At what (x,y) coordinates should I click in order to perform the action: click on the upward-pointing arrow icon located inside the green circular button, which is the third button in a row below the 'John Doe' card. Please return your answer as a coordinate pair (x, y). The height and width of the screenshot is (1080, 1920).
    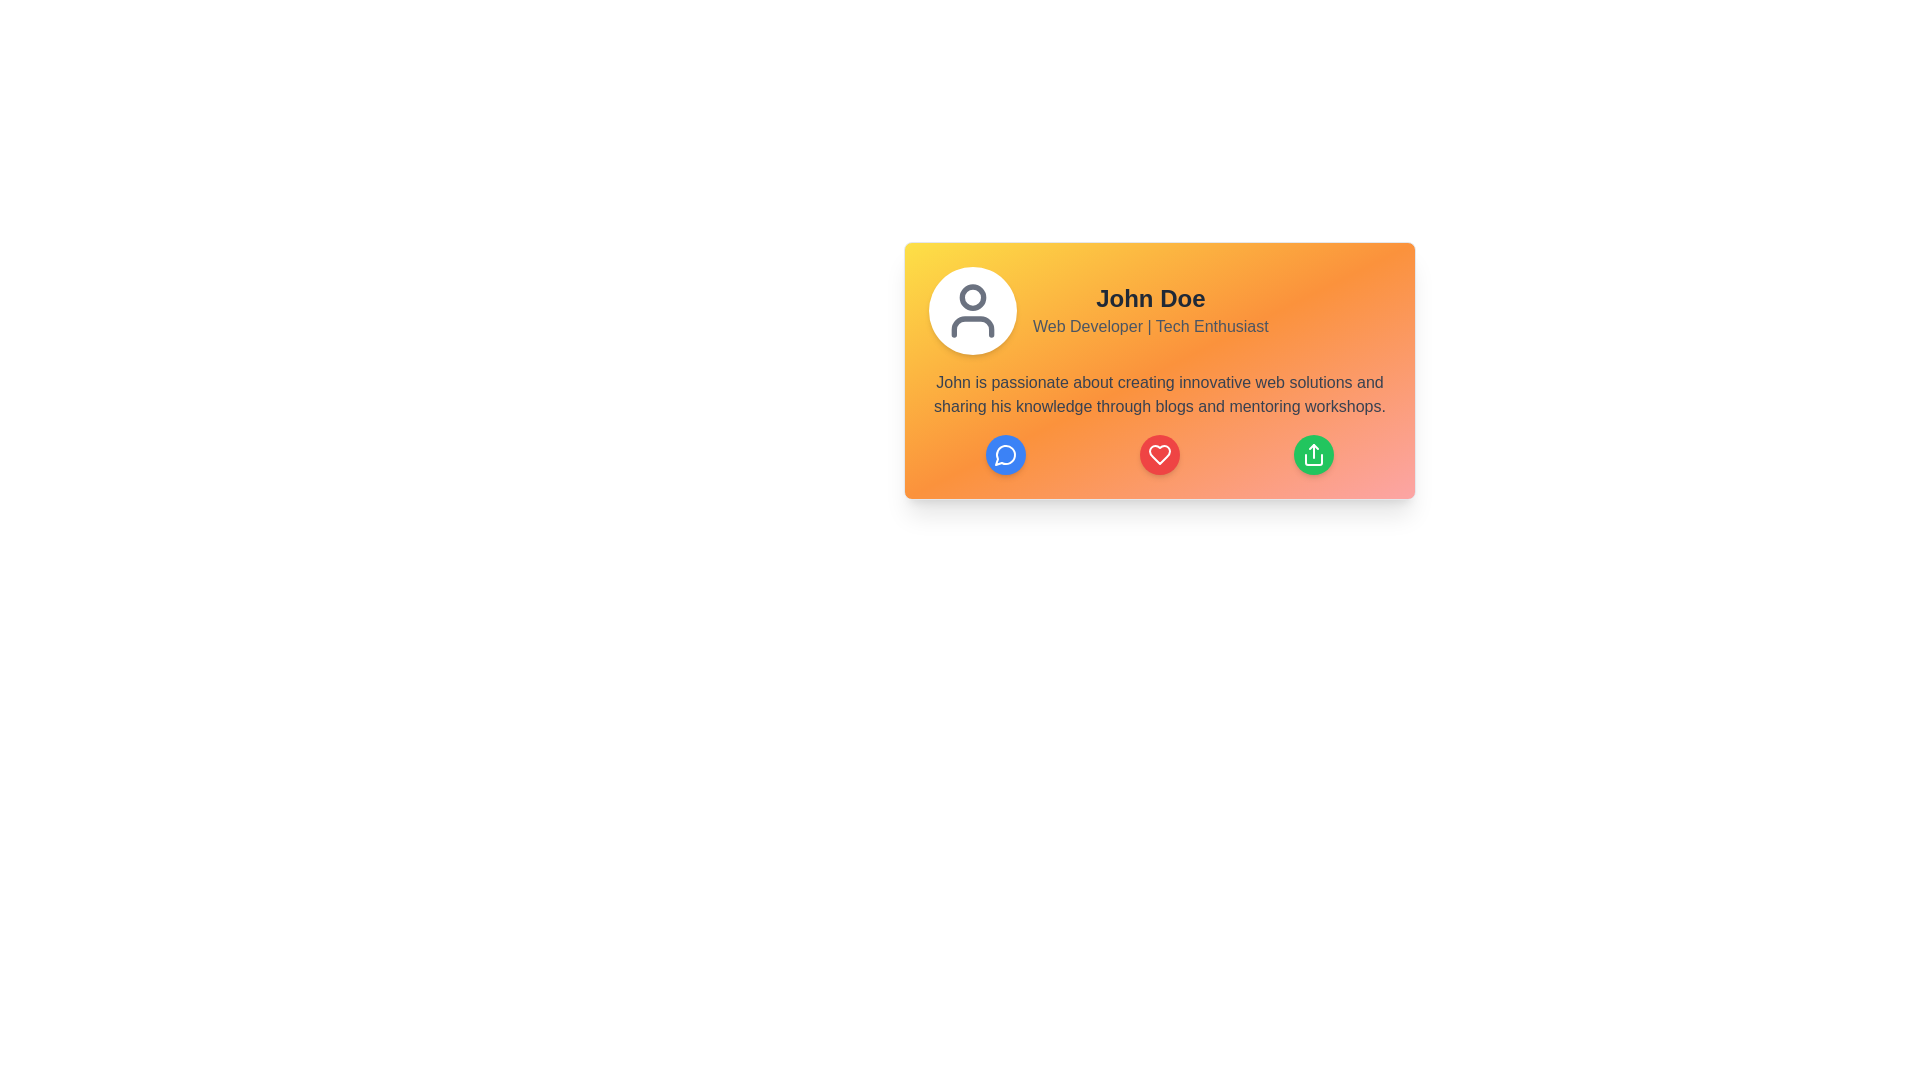
    Looking at the image, I should click on (1314, 455).